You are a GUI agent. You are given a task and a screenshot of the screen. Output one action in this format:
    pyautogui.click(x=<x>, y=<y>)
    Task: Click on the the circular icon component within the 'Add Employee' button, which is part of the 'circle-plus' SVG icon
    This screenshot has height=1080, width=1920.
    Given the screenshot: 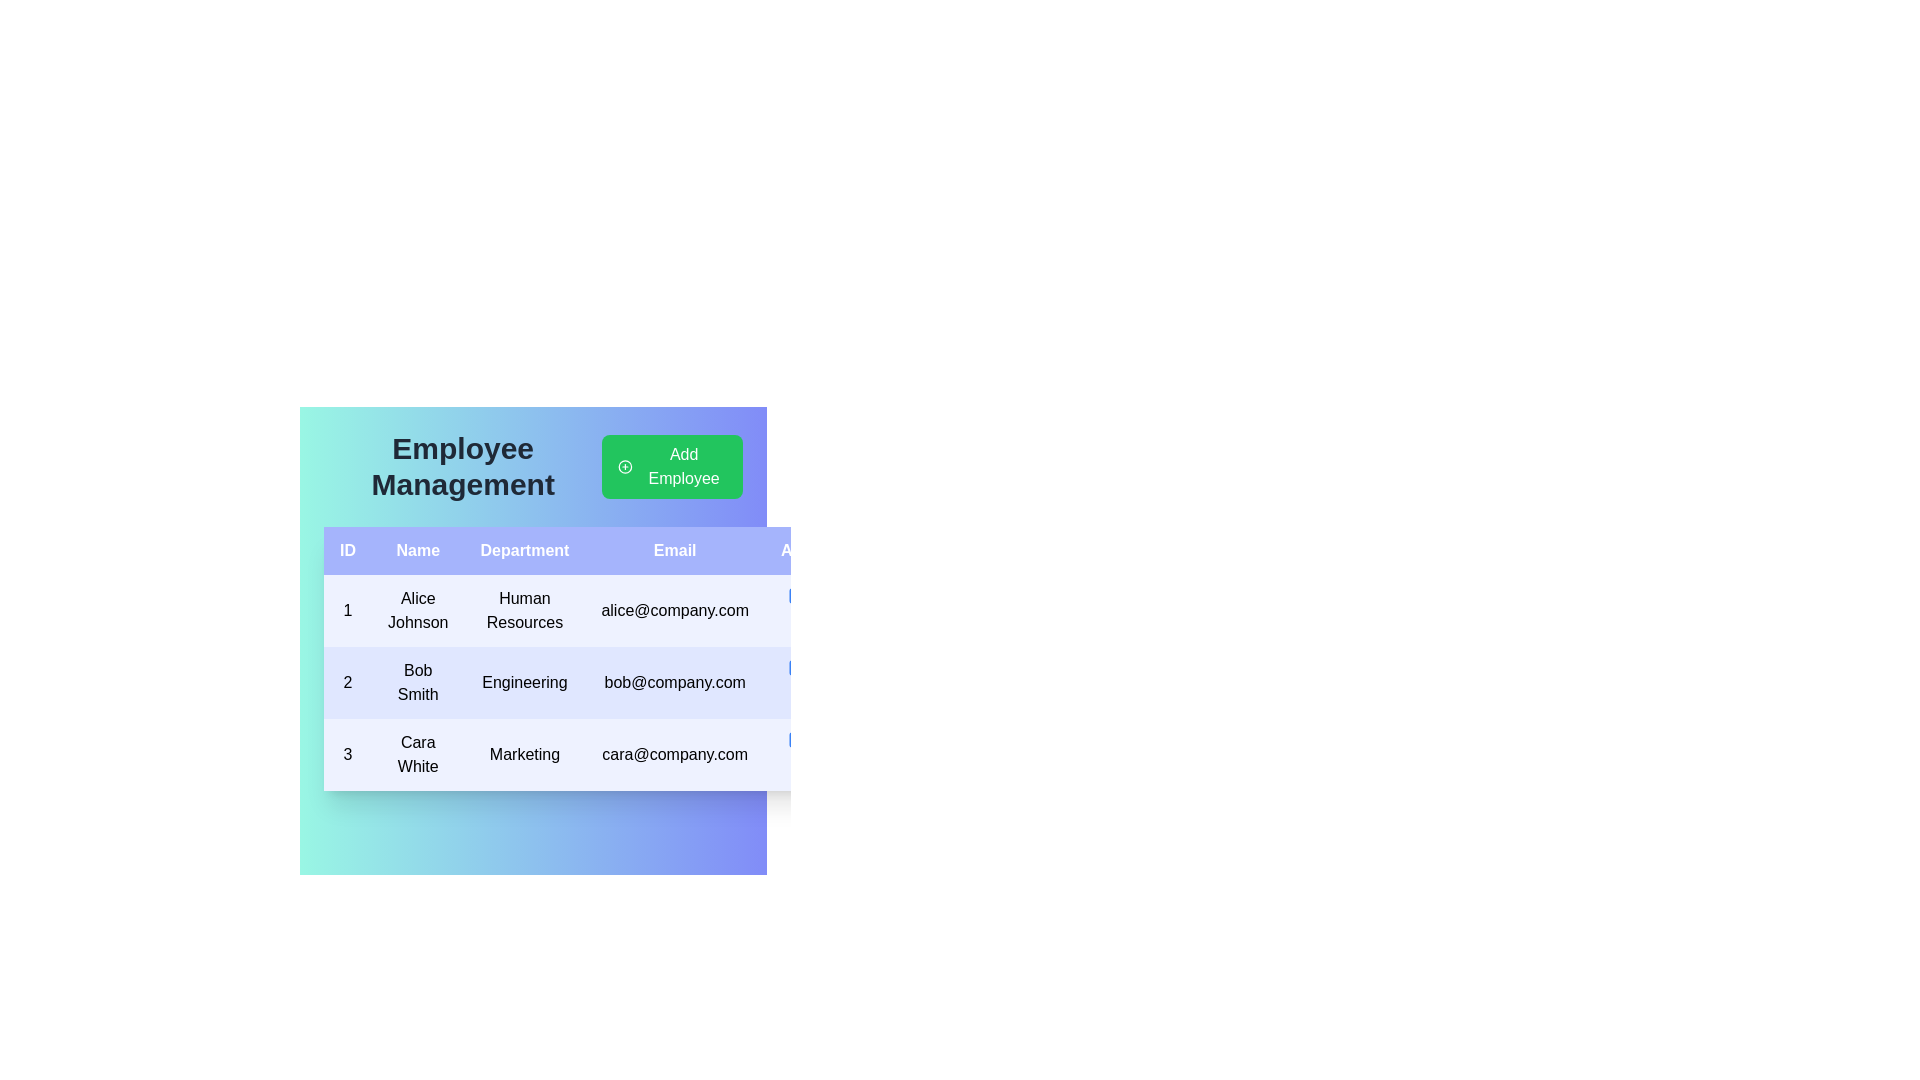 What is the action you would take?
    pyautogui.click(x=624, y=466)
    